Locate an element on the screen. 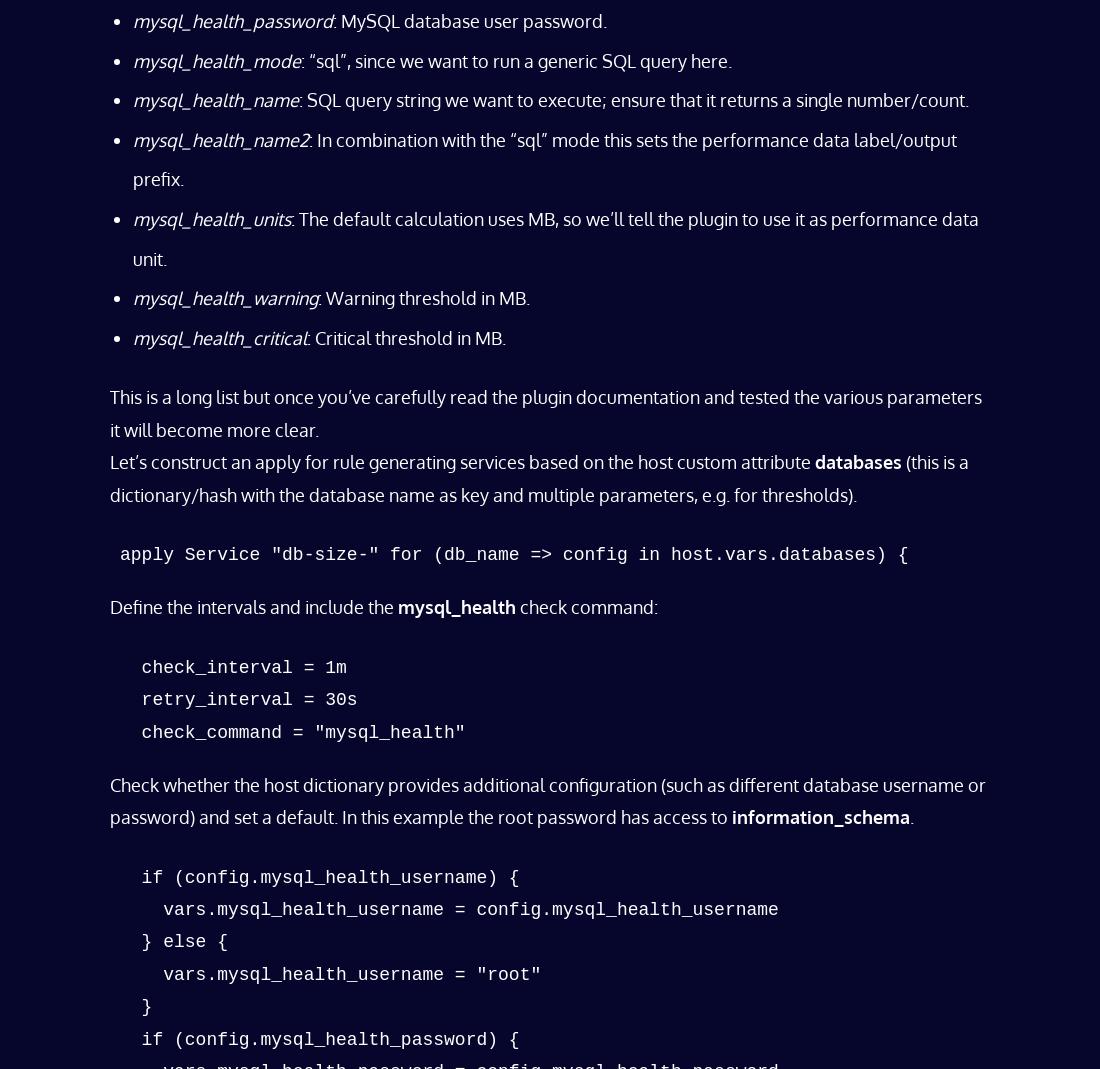 Image resolution: width=1100 pixels, height=1069 pixels. ': The default calculation uses MB, so we’ll tell the plugin to use it as performance data unit.' is located at coordinates (555, 237).